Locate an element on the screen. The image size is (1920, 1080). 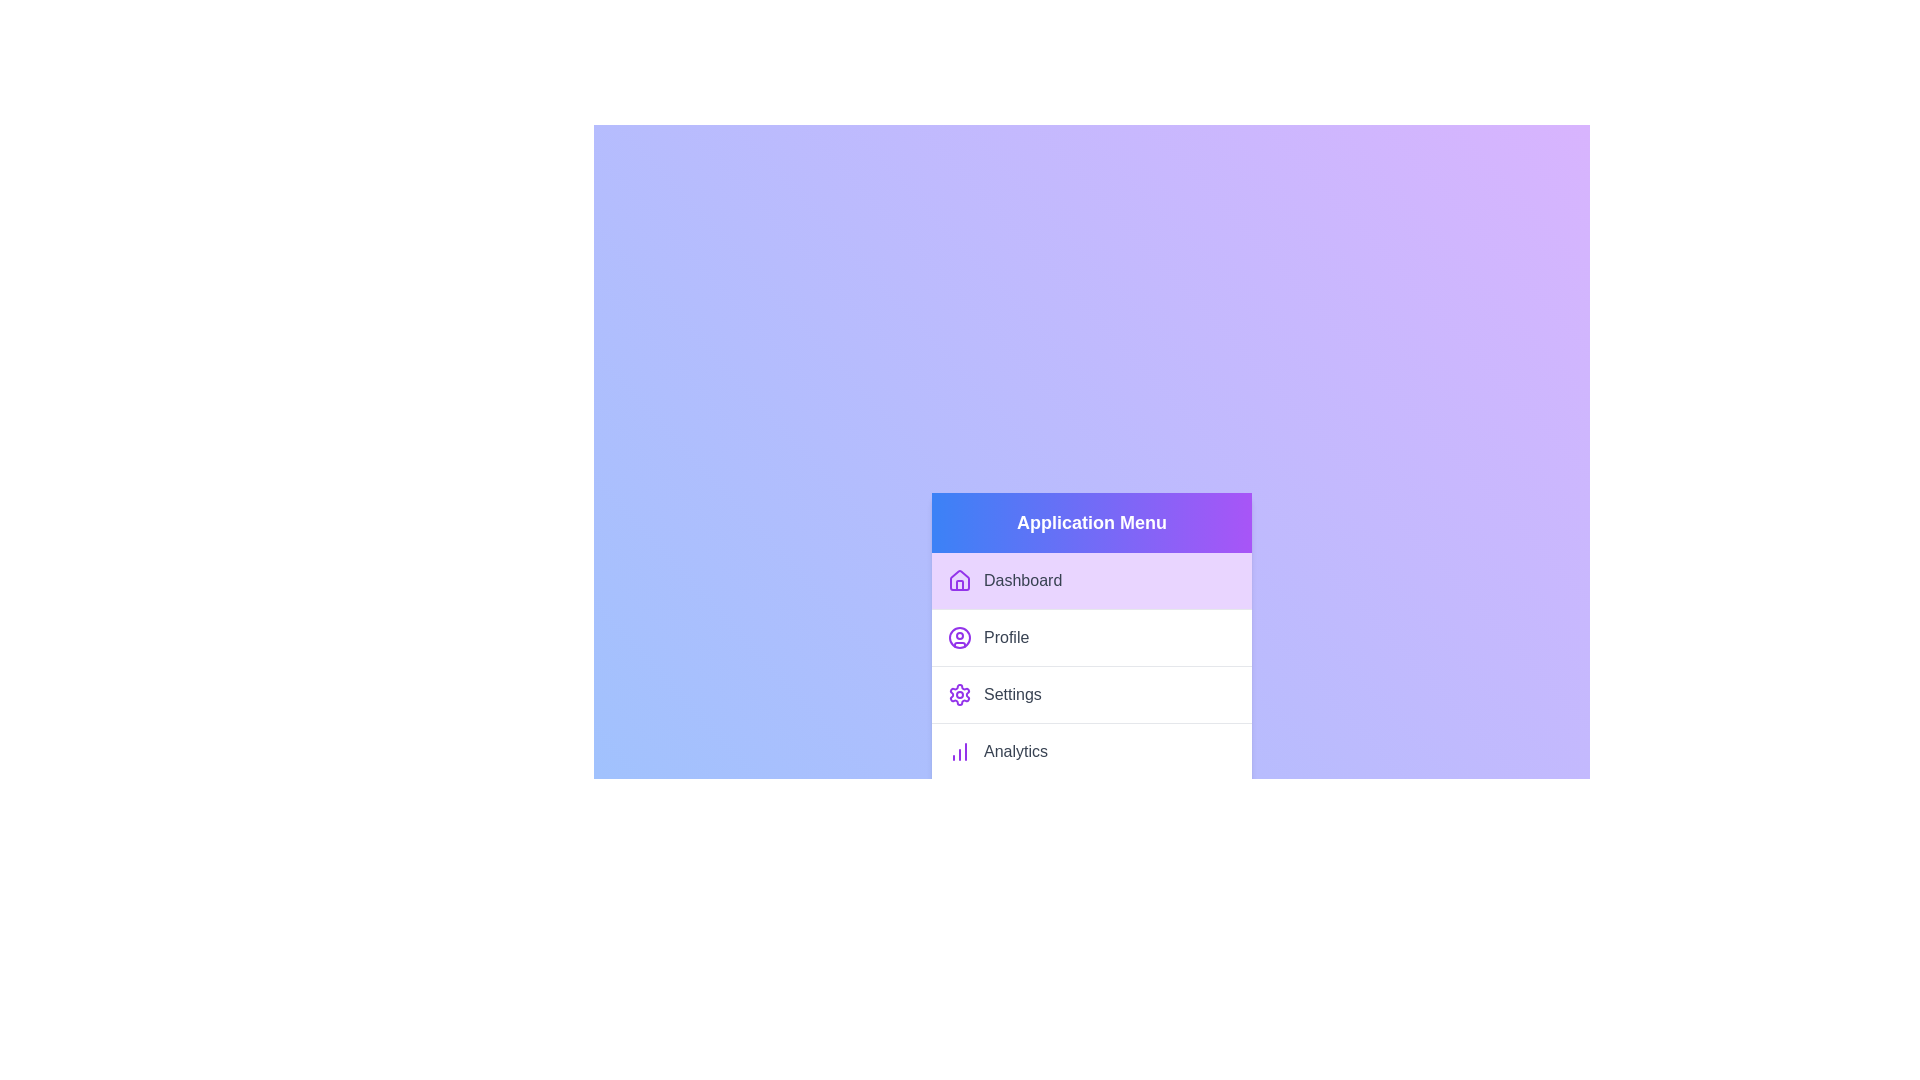
the menu item labeled Profile from the list is located at coordinates (1090, 637).